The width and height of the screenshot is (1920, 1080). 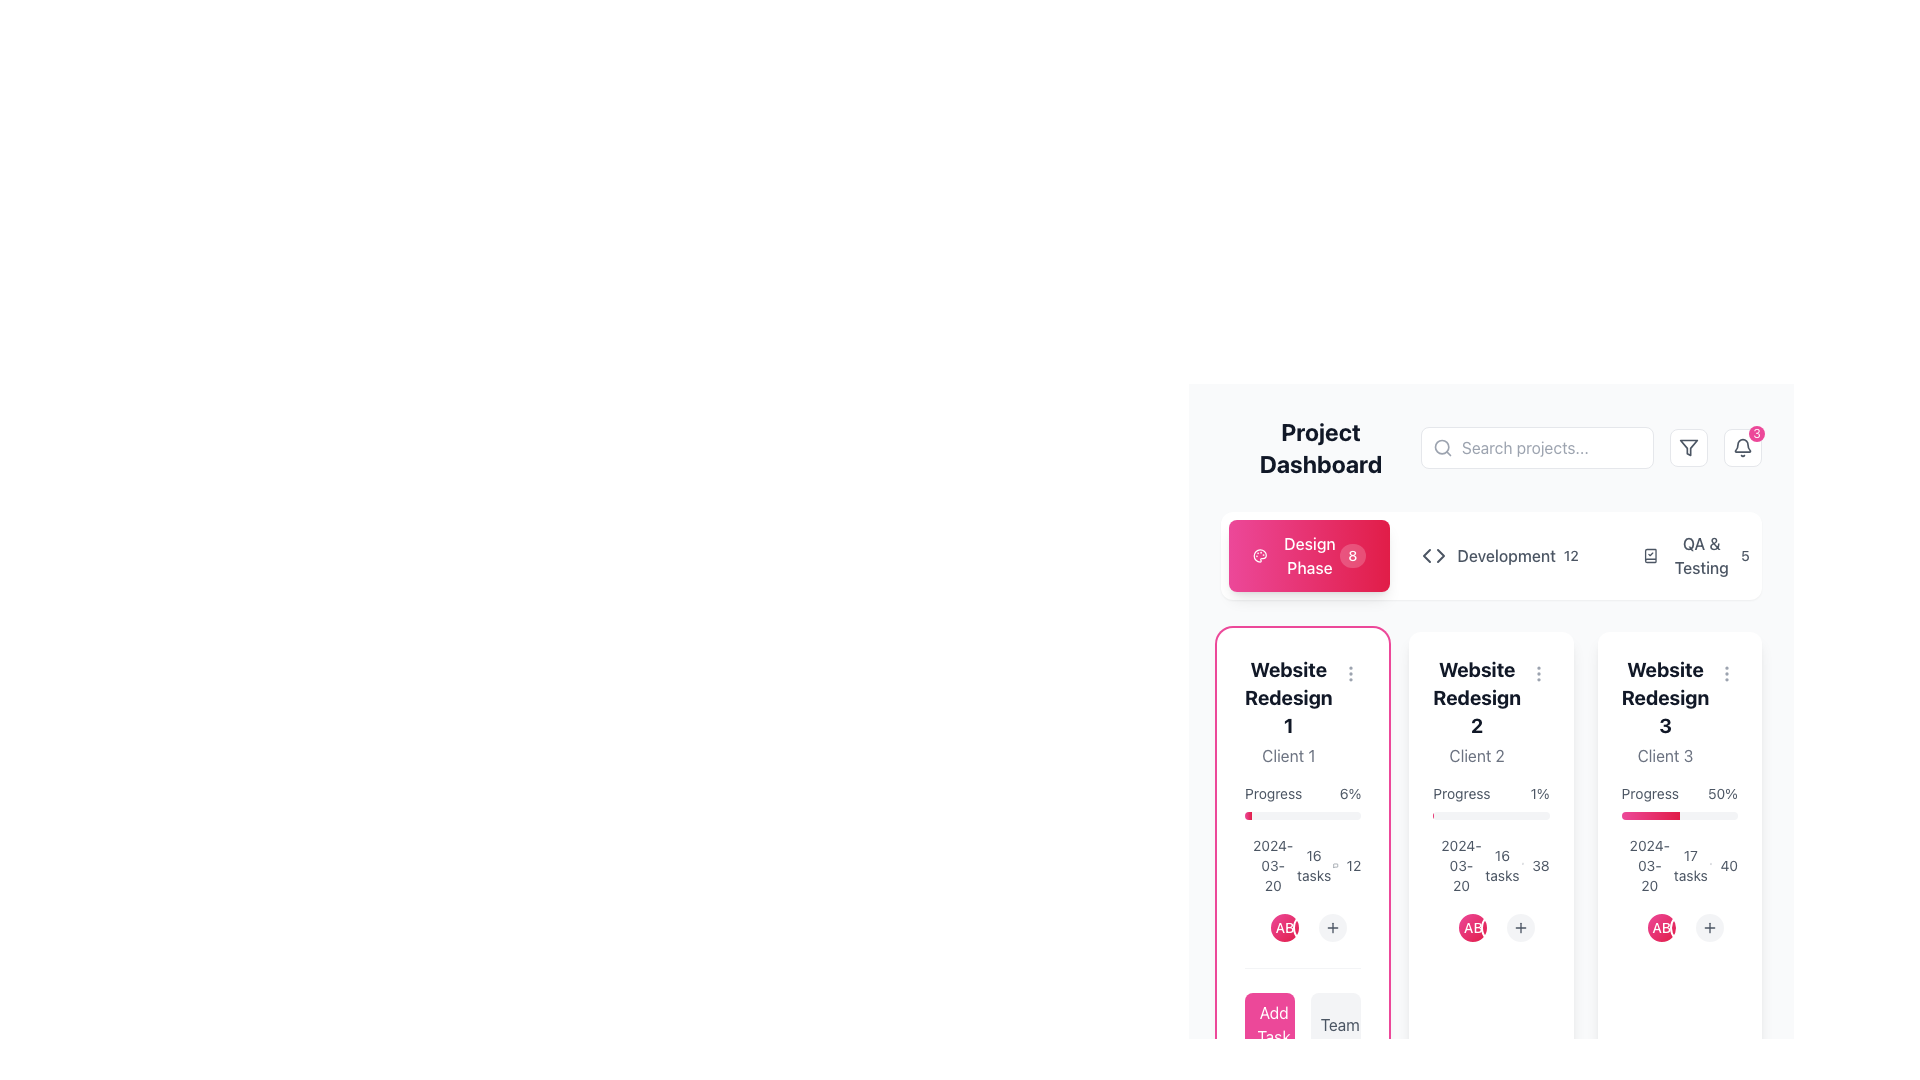 I want to click on displayed text from the counter badge located at the top right corner of the 'QA & Testing' section, following the label text 'QA & Testing', so click(x=1744, y=555).